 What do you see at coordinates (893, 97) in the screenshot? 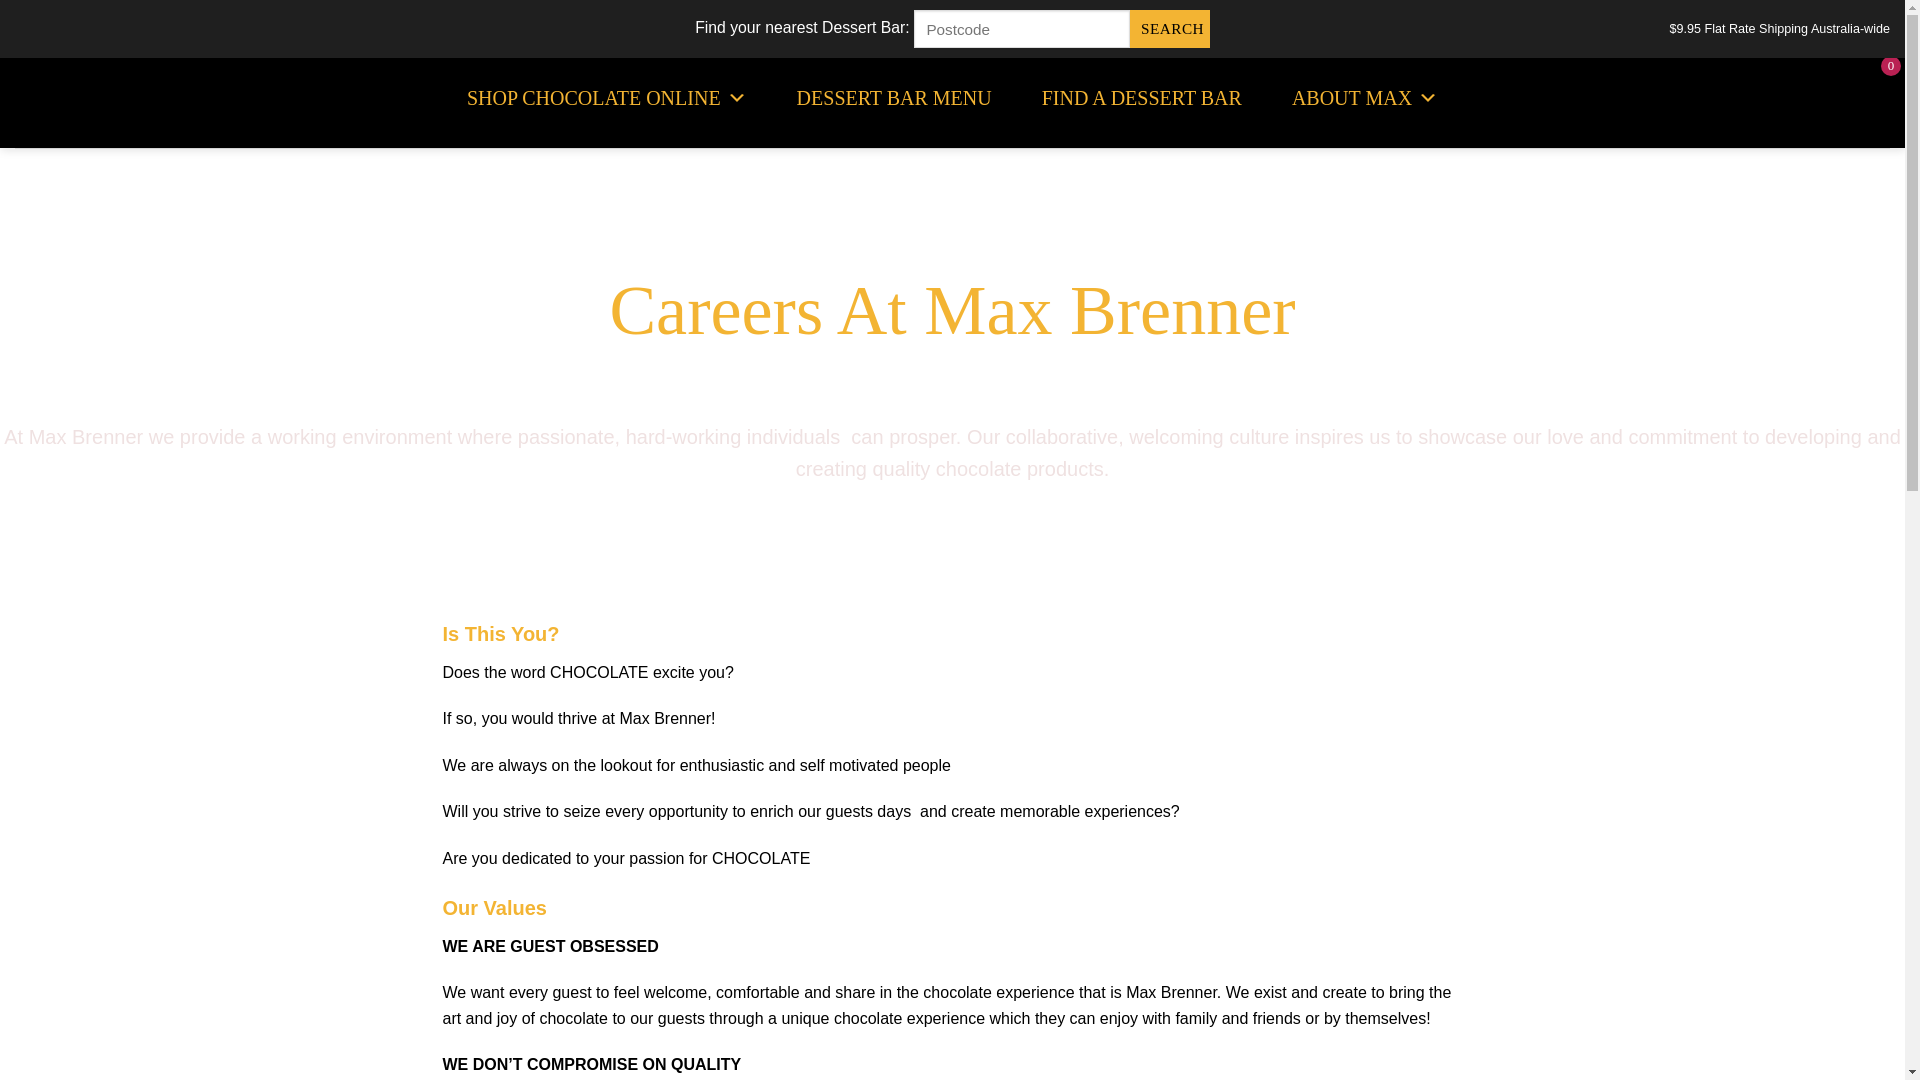
I see `'DESSERT BAR MENU'` at bounding box center [893, 97].